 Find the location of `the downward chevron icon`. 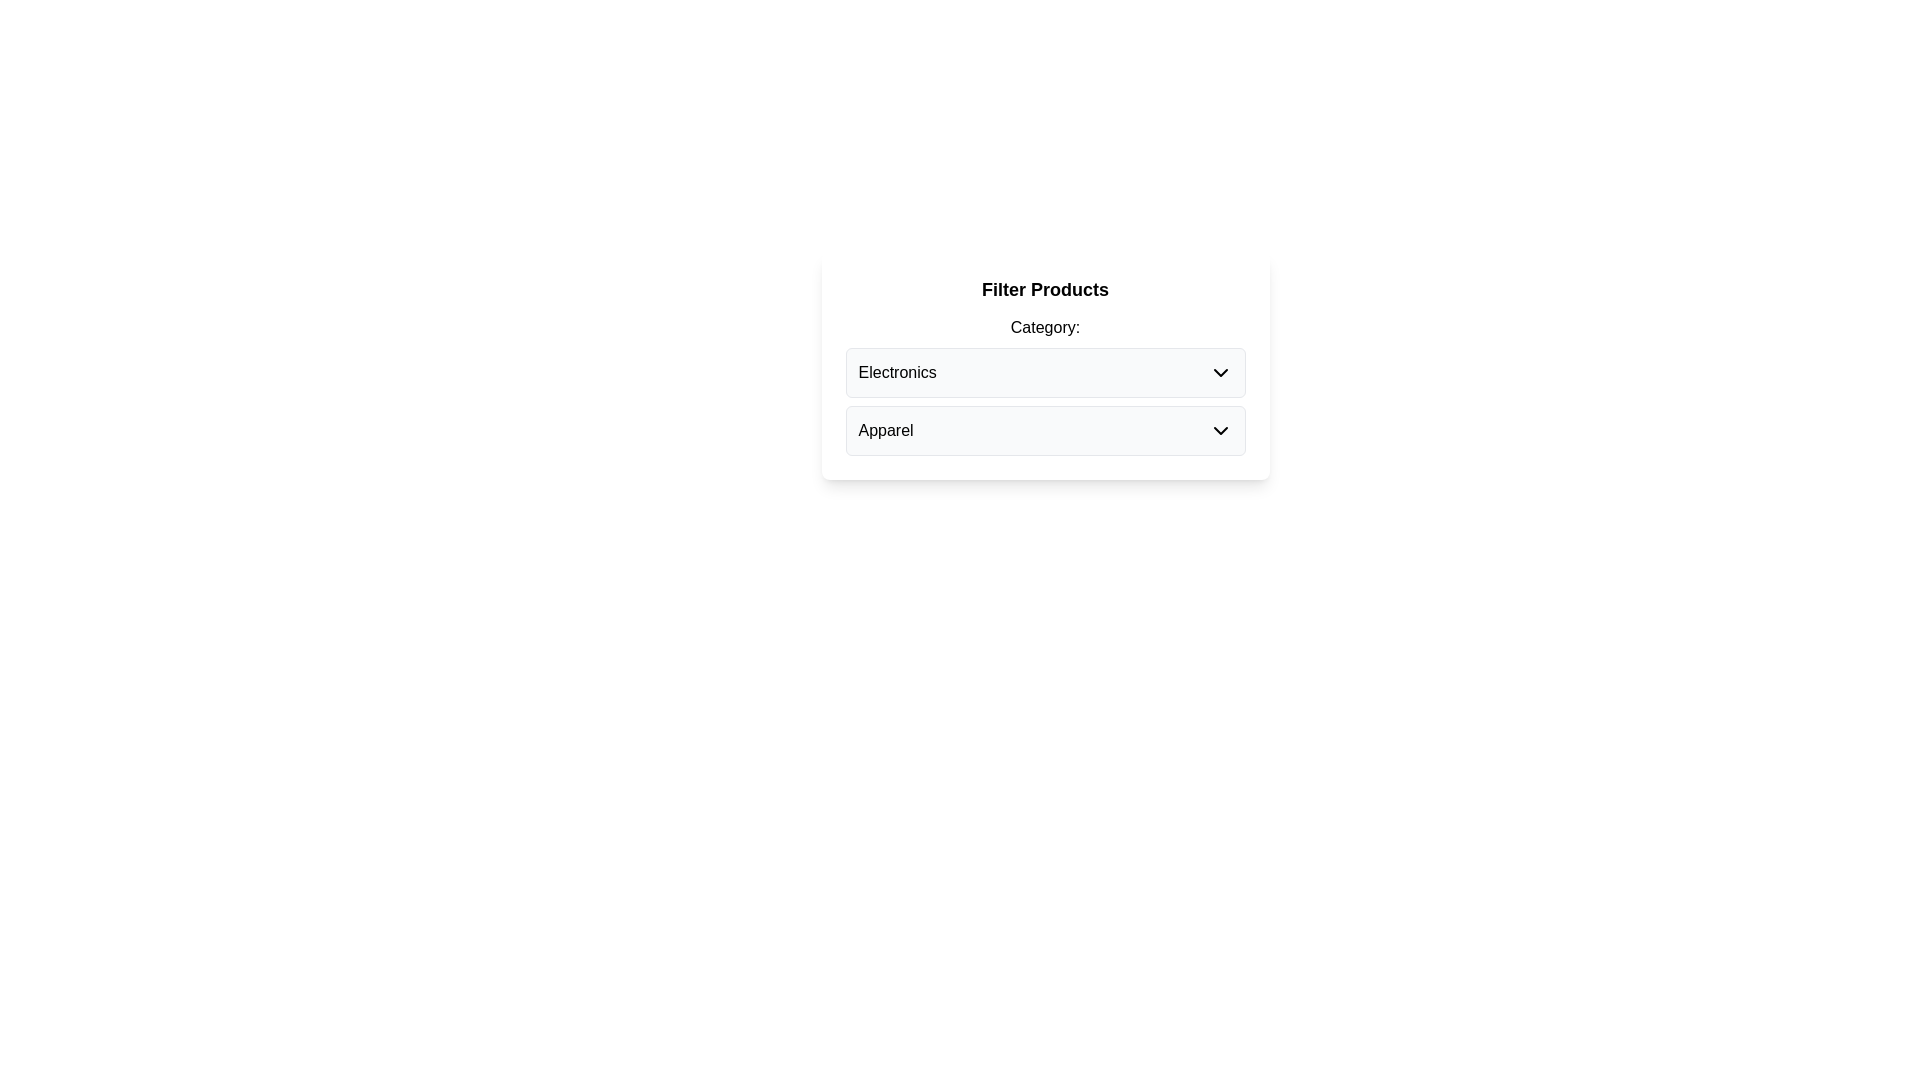

the downward chevron icon is located at coordinates (1219, 373).